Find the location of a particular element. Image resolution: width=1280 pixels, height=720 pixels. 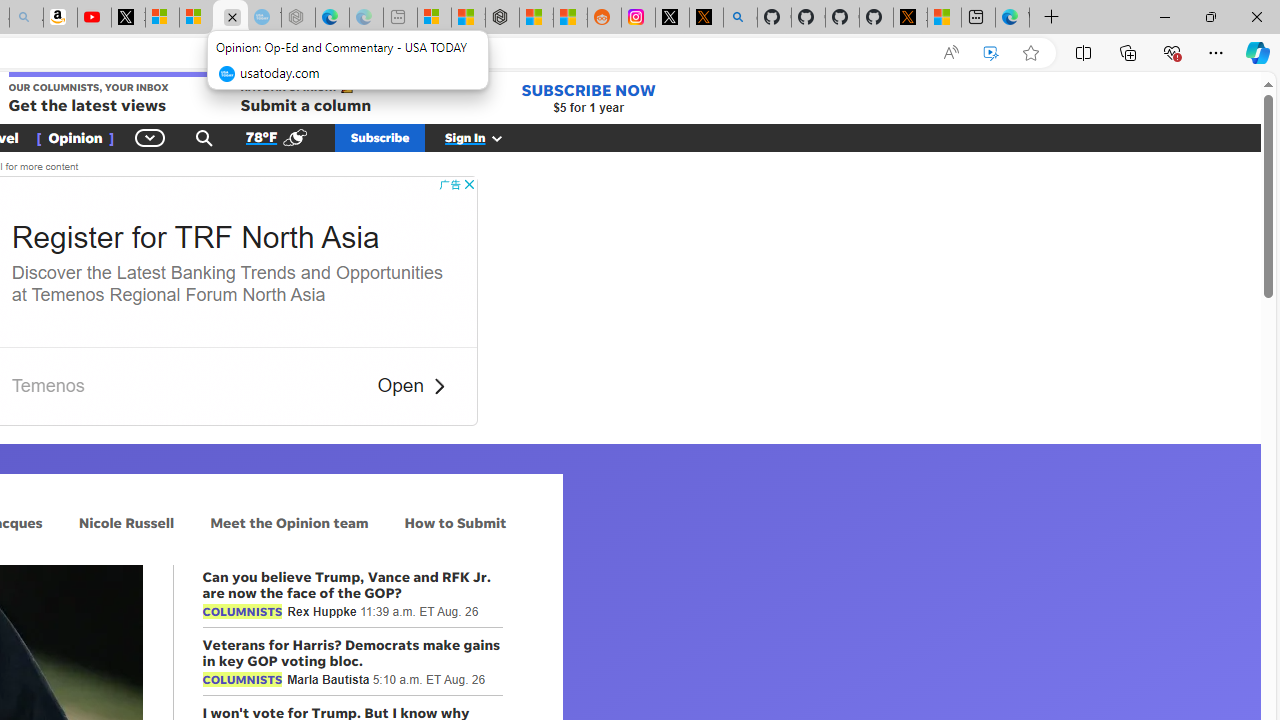

'Class: gnt_n_se_a_svg' is located at coordinates (204, 136).